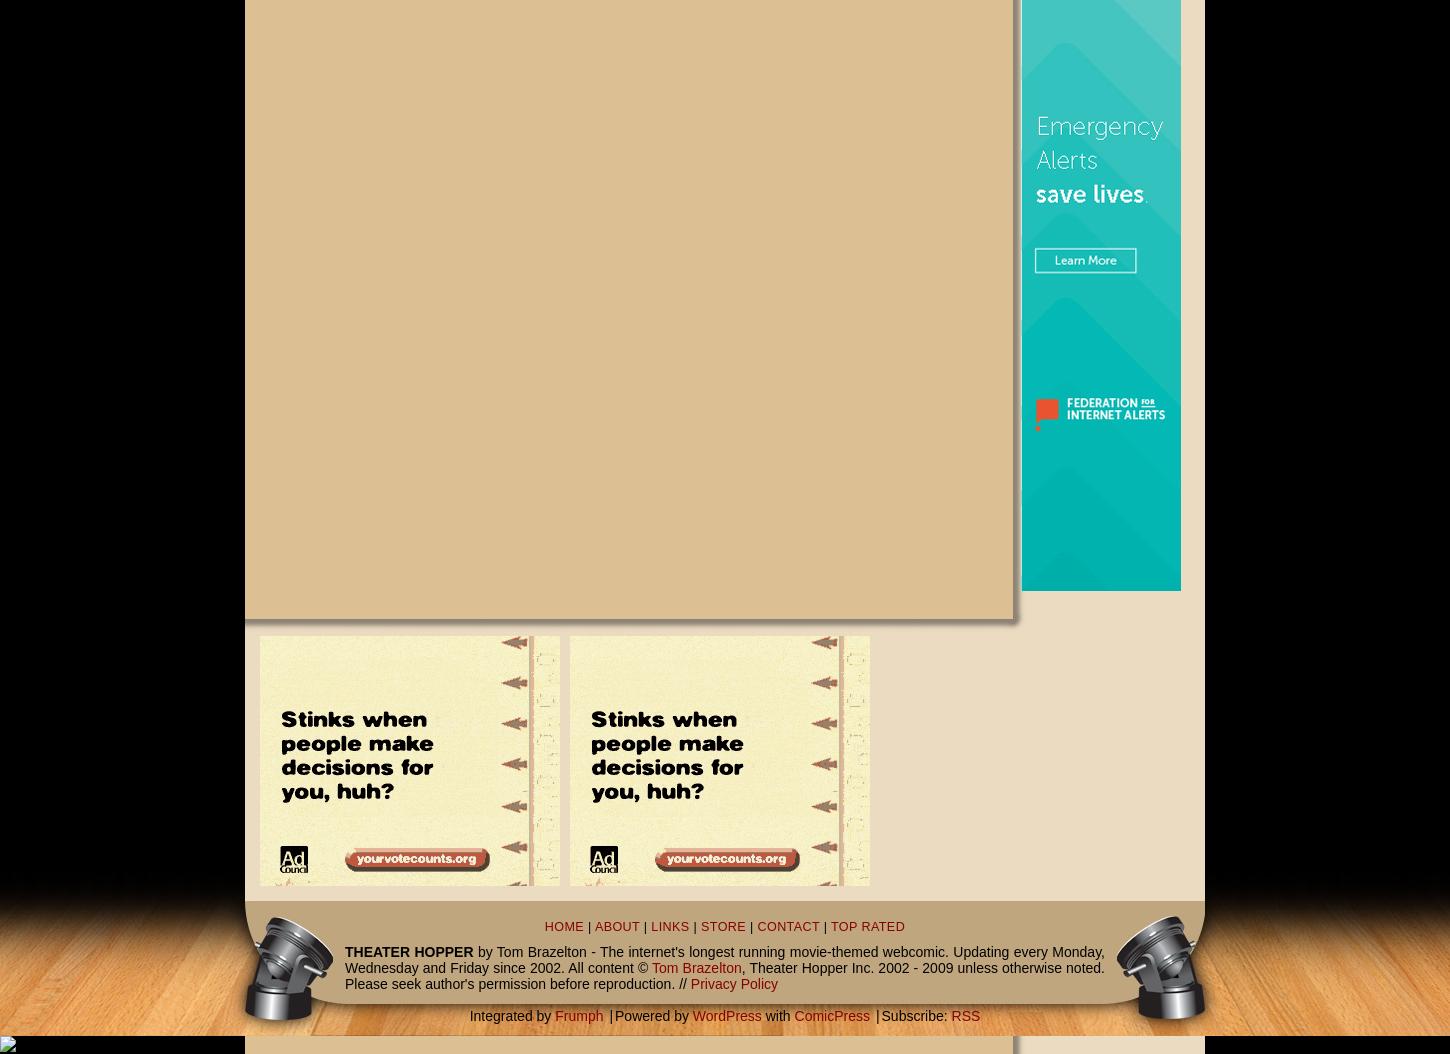 Image resolution: width=1450 pixels, height=1054 pixels. What do you see at coordinates (725, 976) in the screenshot?
I see `',  Theater Hopper Inc. 2002 - 2009 unless otherwise noted. Please seek author's permission before reproduction. //'` at bounding box center [725, 976].